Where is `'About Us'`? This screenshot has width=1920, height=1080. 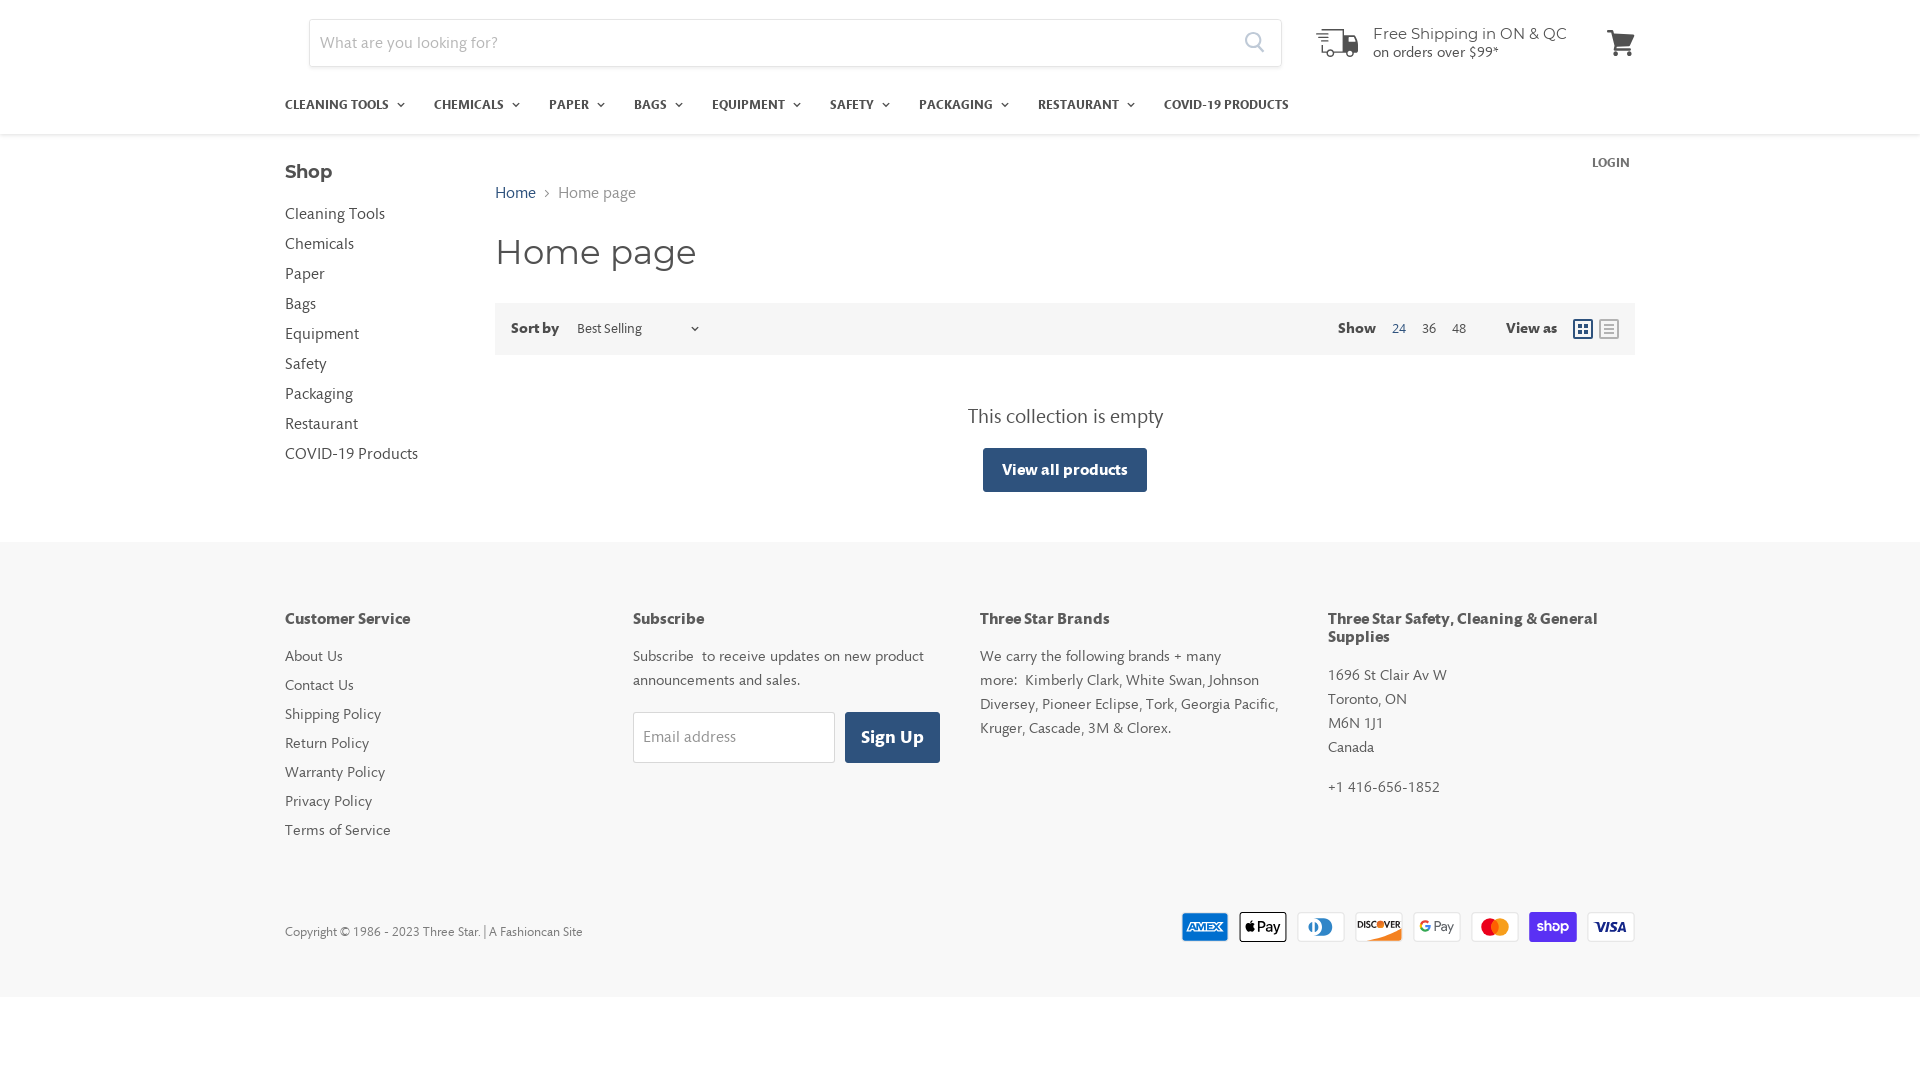 'About Us' is located at coordinates (312, 655).